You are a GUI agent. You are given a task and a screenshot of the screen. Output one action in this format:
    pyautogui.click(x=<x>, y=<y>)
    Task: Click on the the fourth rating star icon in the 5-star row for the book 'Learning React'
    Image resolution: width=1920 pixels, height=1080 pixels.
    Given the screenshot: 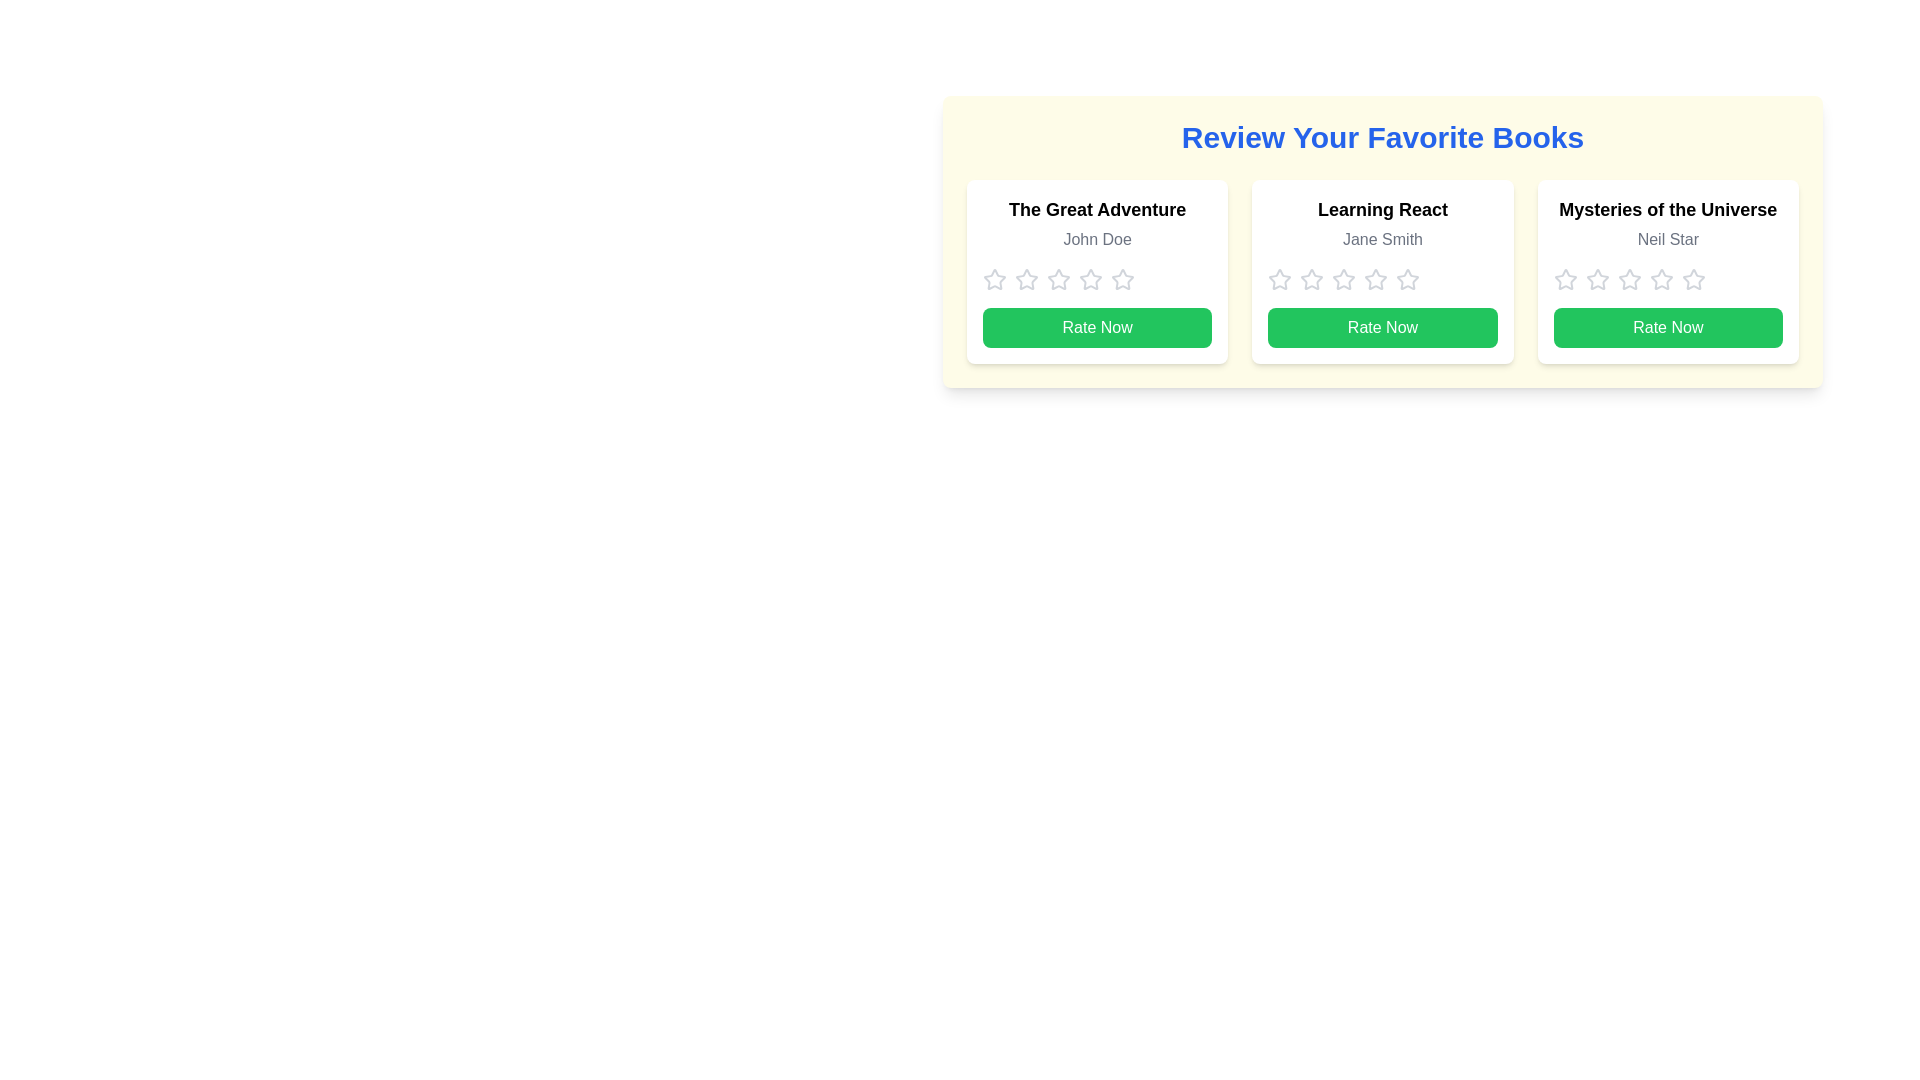 What is the action you would take?
    pyautogui.click(x=1407, y=280)
    